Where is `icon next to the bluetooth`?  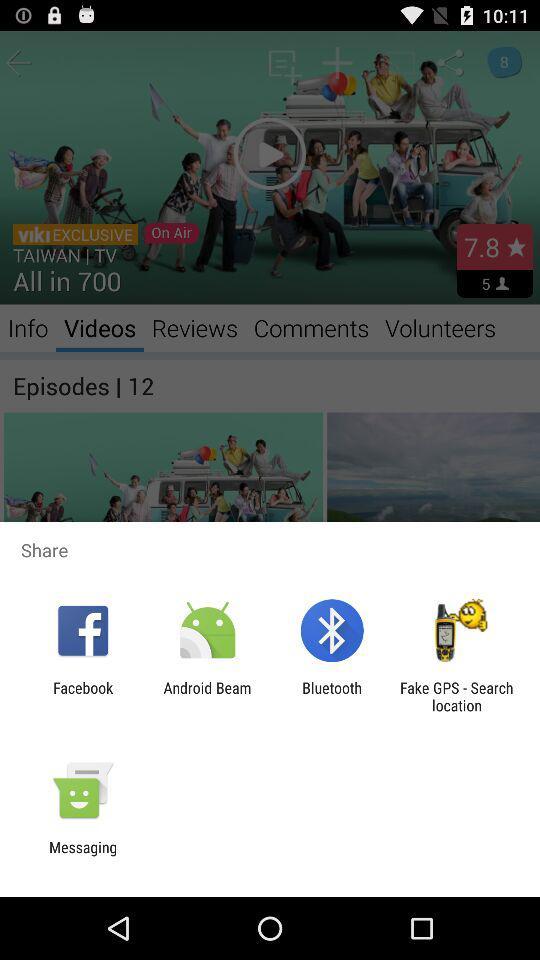 icon next to the bluetooth is located at coordinates (206, 696).